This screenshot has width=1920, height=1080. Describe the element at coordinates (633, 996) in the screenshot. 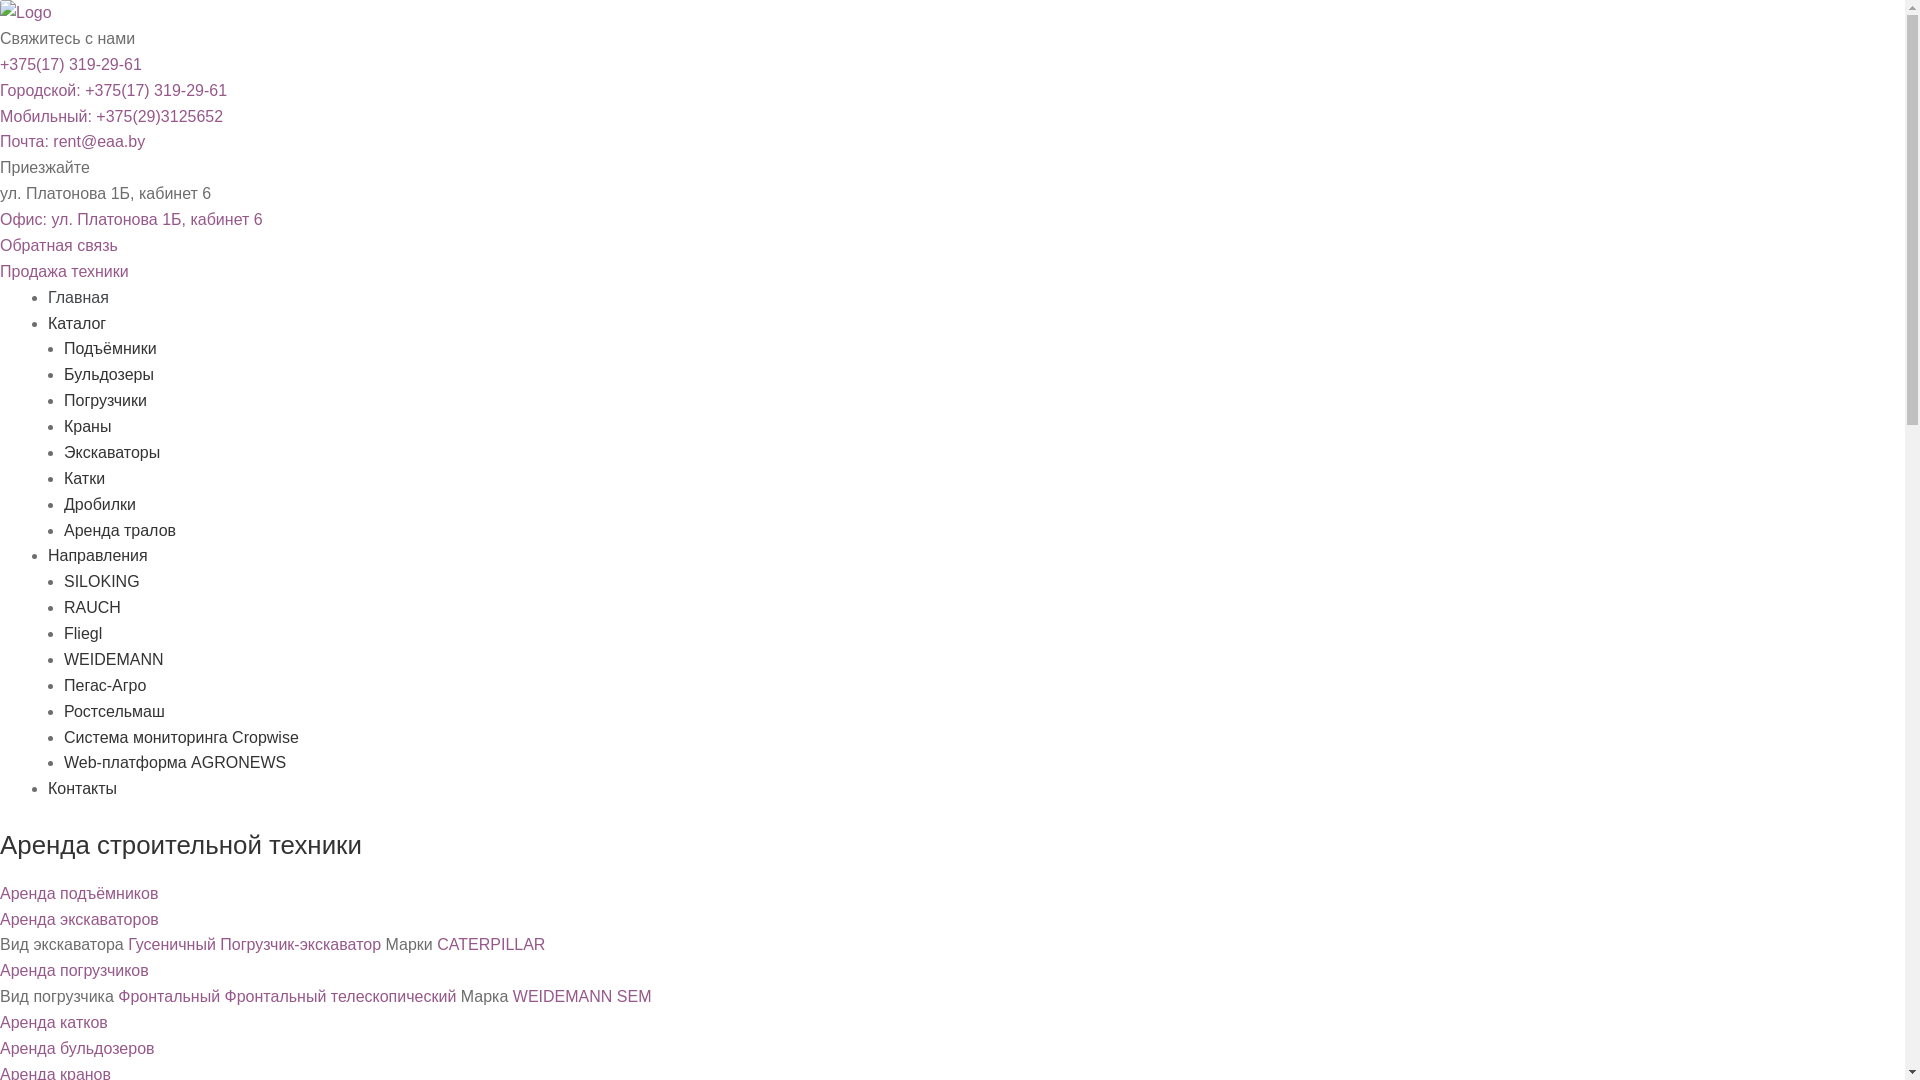

I see `'SEM'` at that location.